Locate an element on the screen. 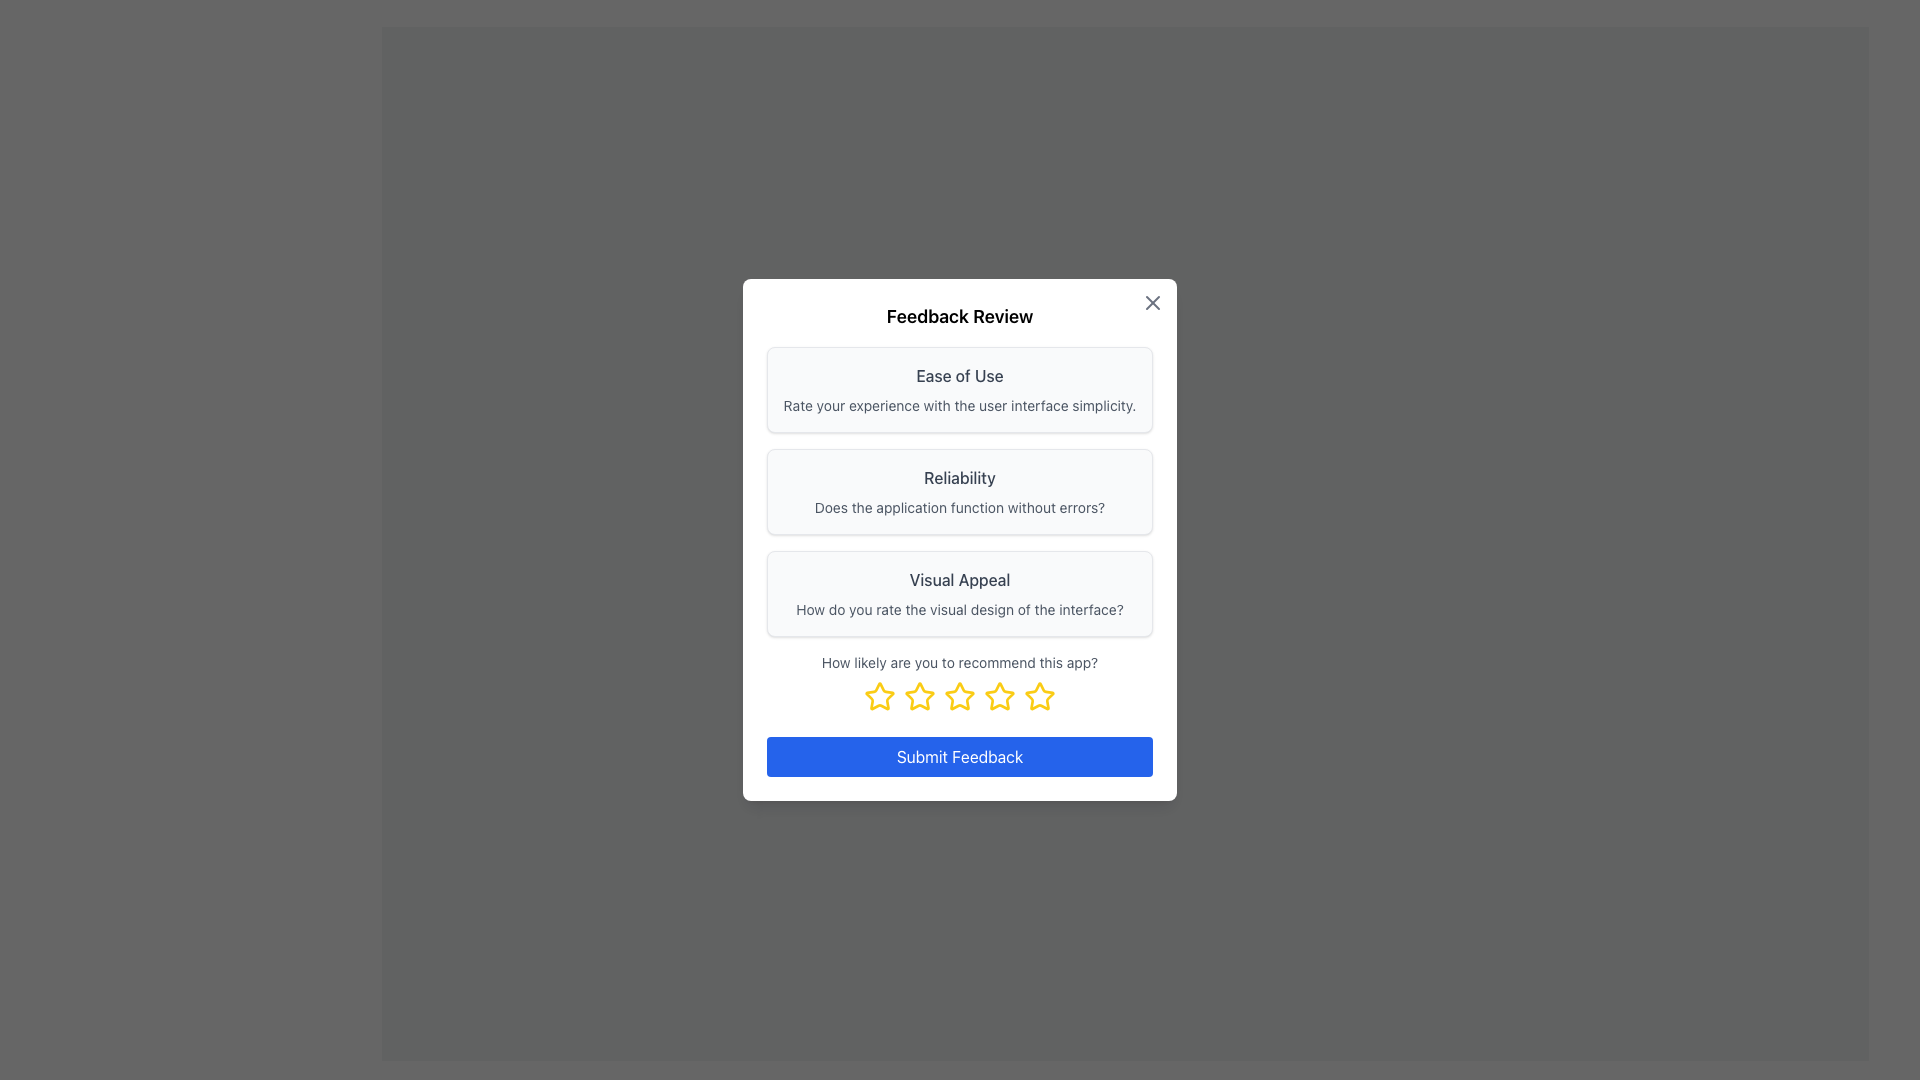 Image resolution: width=1920 pixels, height=1080 pixels. the third star in the five-star rating system below the 'How likely are you to recommend this app?' heading is located at coordinates (960, 695).